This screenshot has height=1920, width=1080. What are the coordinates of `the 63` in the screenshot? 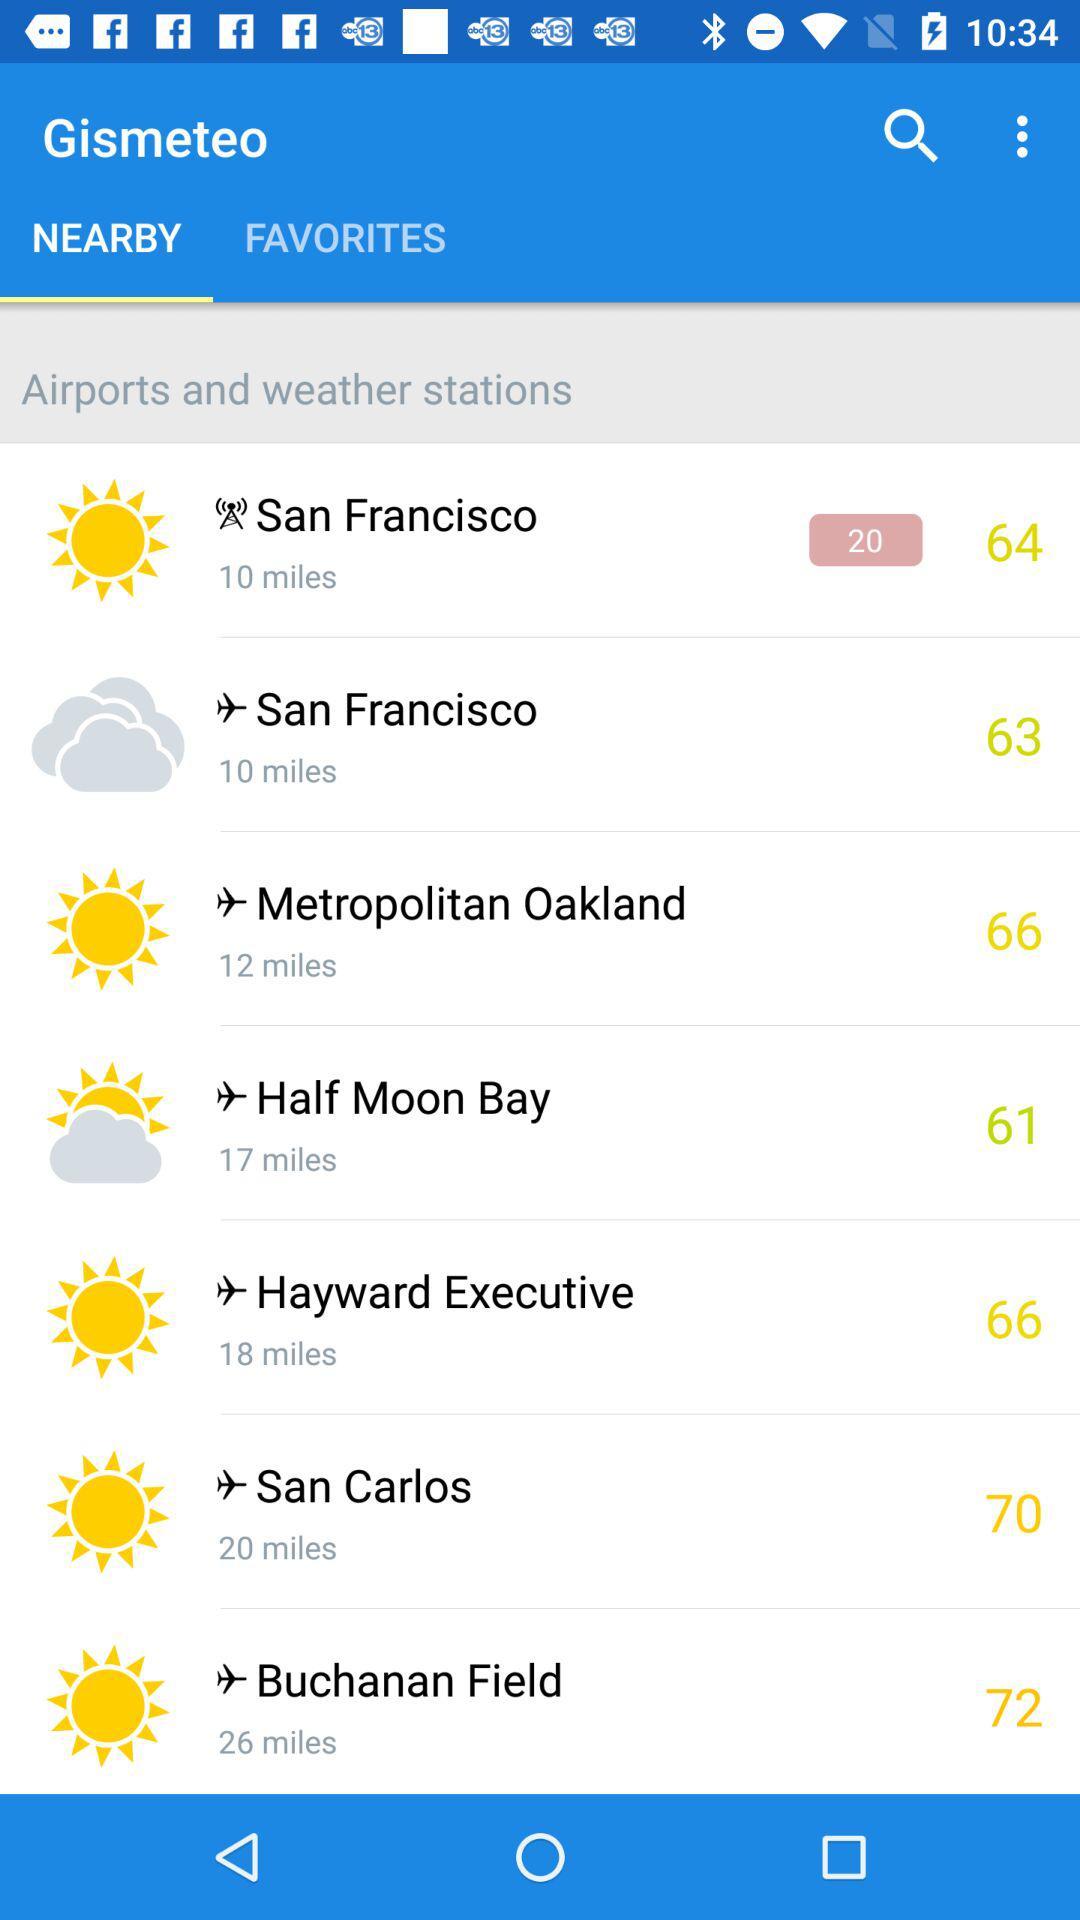 It's located at (1001, 733).